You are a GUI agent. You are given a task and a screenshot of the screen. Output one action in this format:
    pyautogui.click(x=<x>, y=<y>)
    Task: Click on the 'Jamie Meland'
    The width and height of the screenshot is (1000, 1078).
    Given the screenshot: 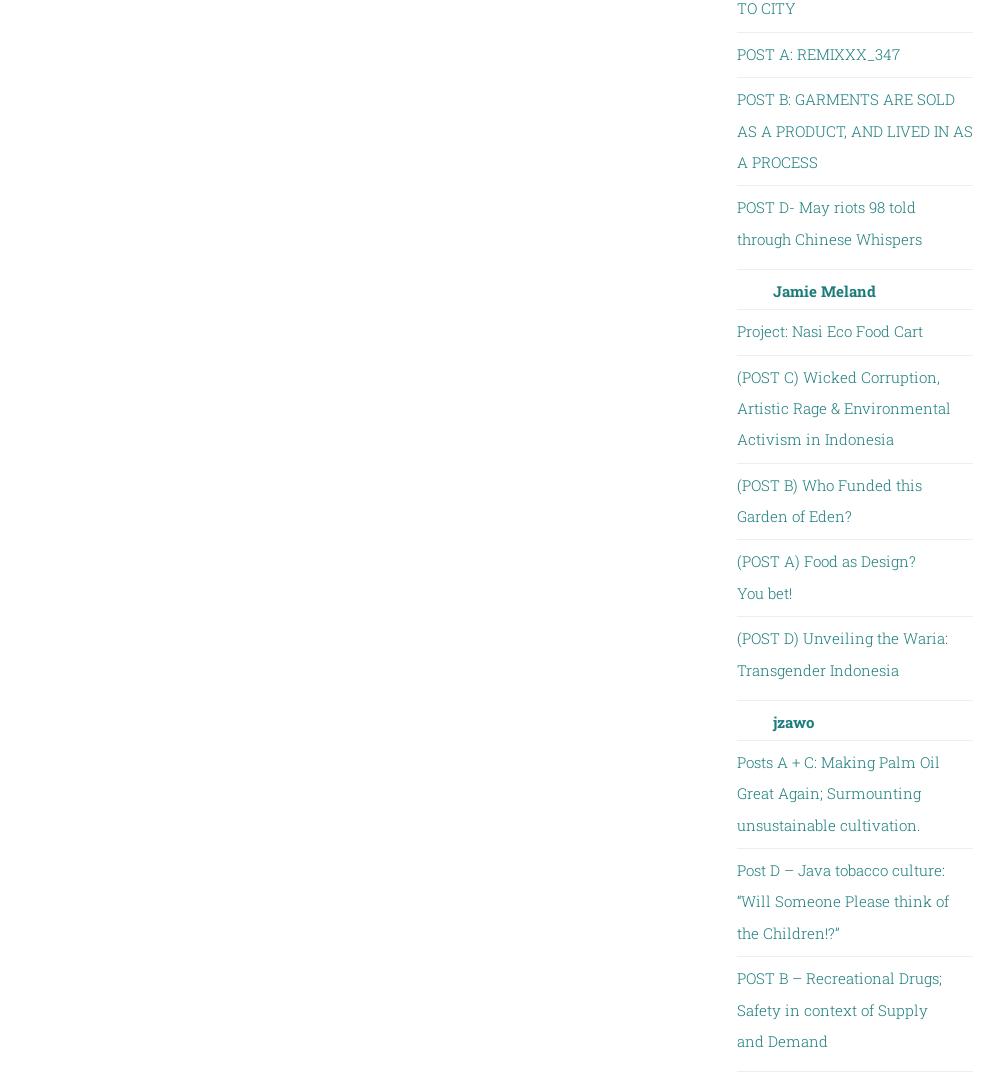 What is the action you would take?
    pyautogui.click(x=822, y=290)
    